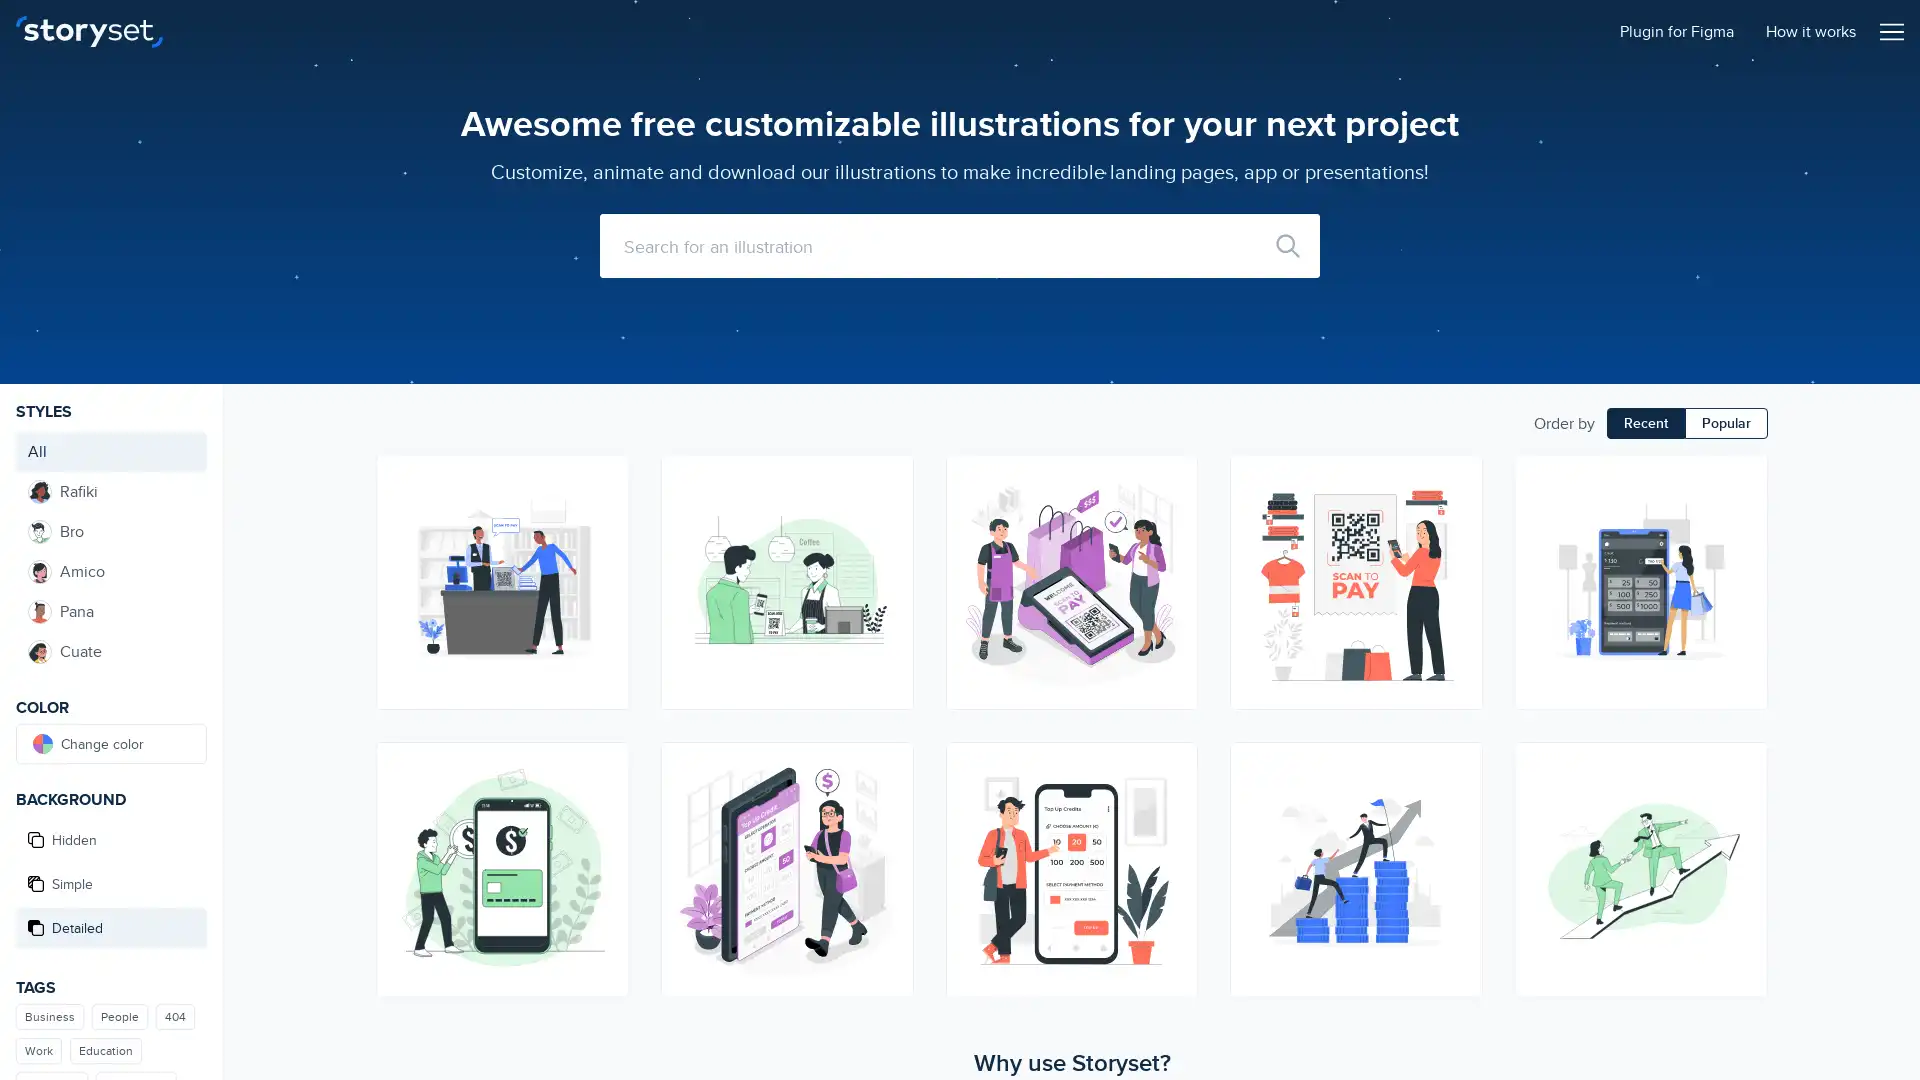 This screenshot has width=1920, height=1080. Describe the element at coordinates (887, 801) in the screenshot. I see `download icon Download` at that location.